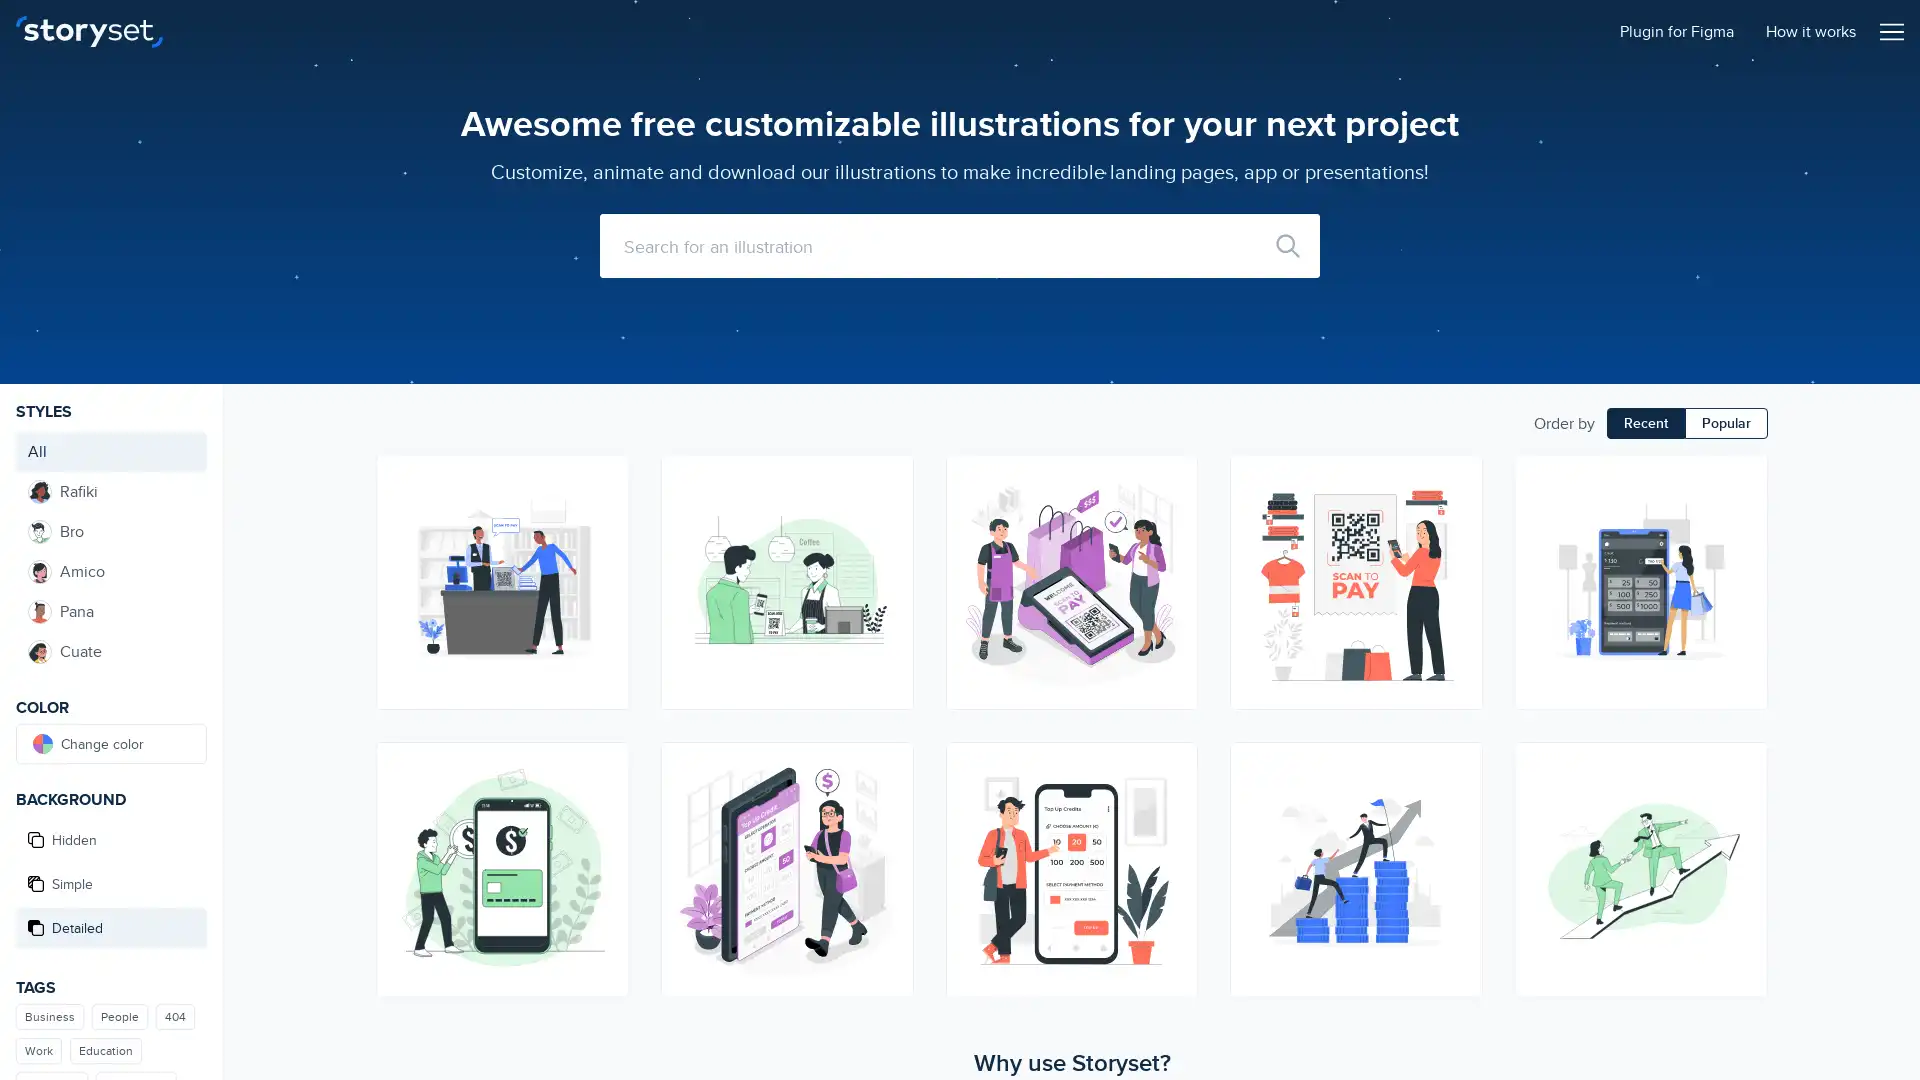 This screenshot has width=1920, height=1080. Describe the element at coordinates (887, 801) in the screenshot. I see `download icon Download` at that location.